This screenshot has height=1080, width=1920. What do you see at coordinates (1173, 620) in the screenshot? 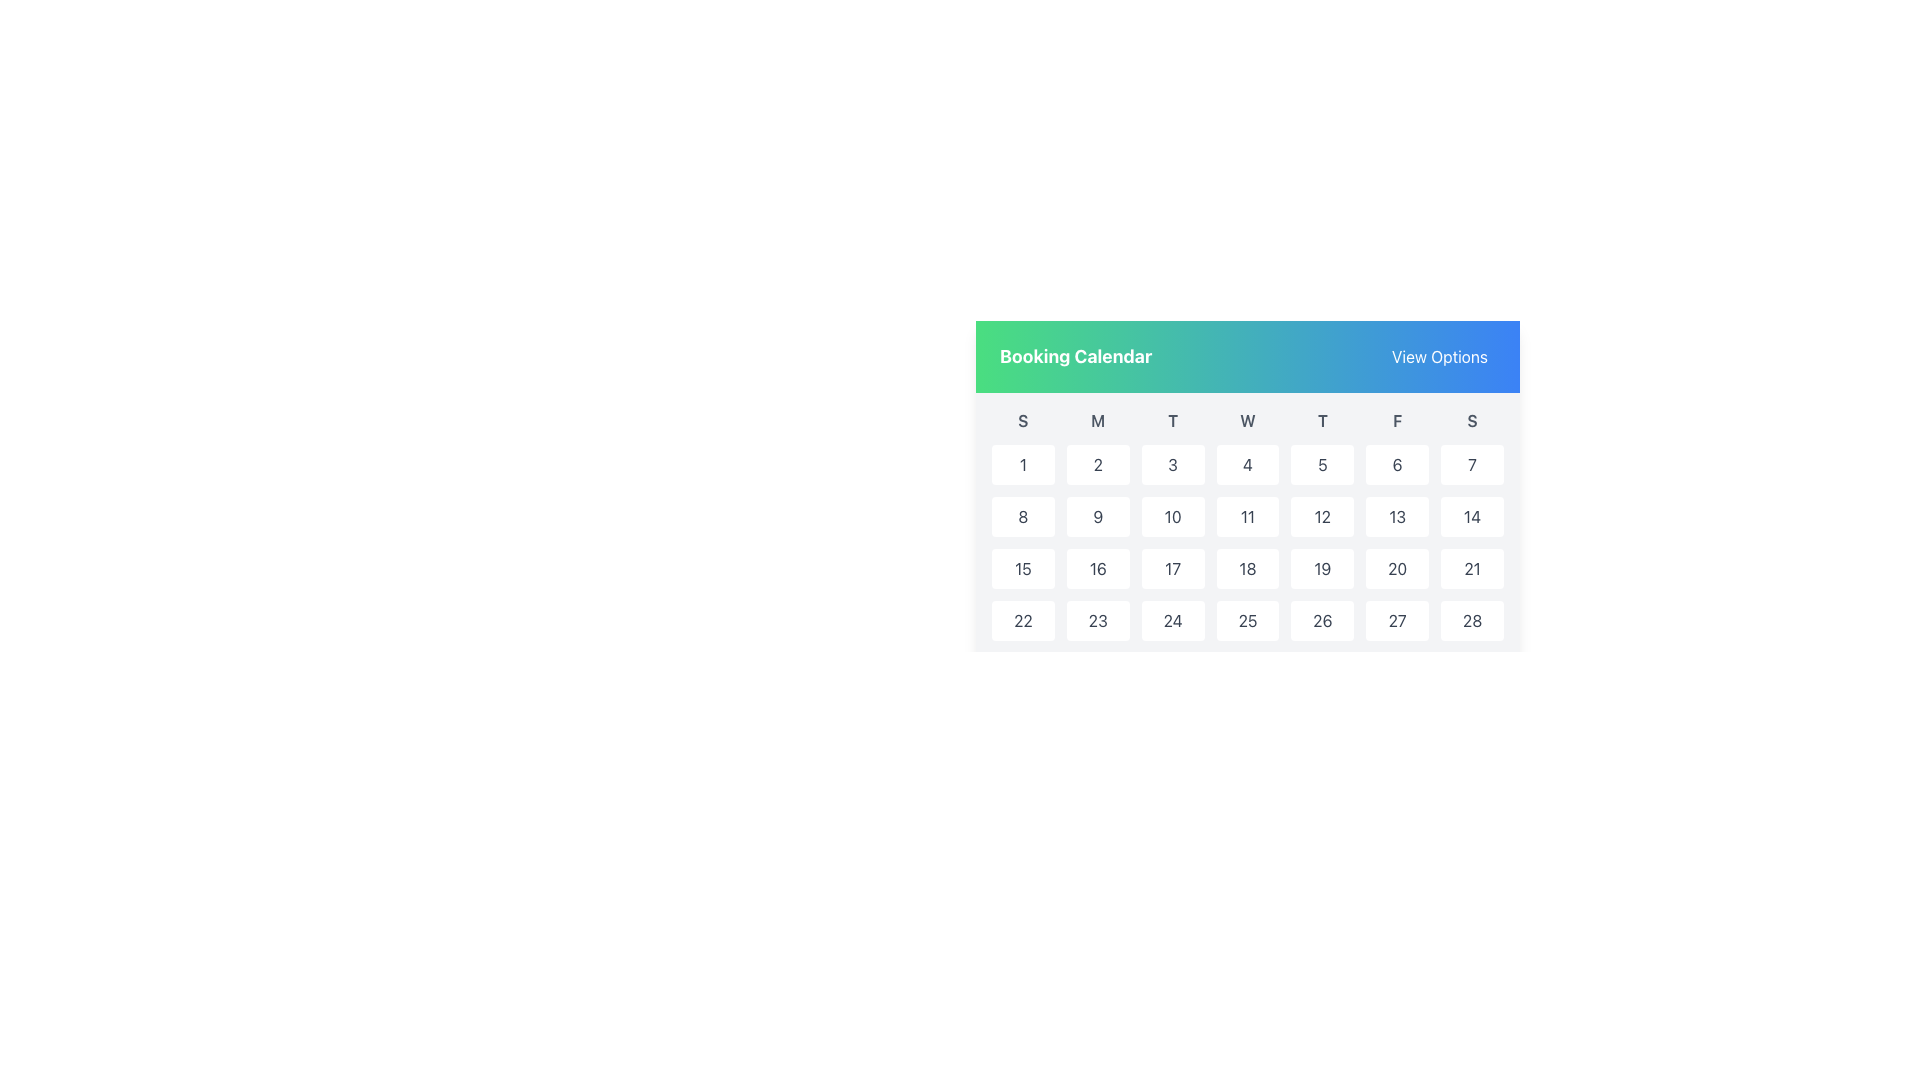
I see `the rounded rectangular button with a white background and the text '24'` at bounding box center [1173, 620].